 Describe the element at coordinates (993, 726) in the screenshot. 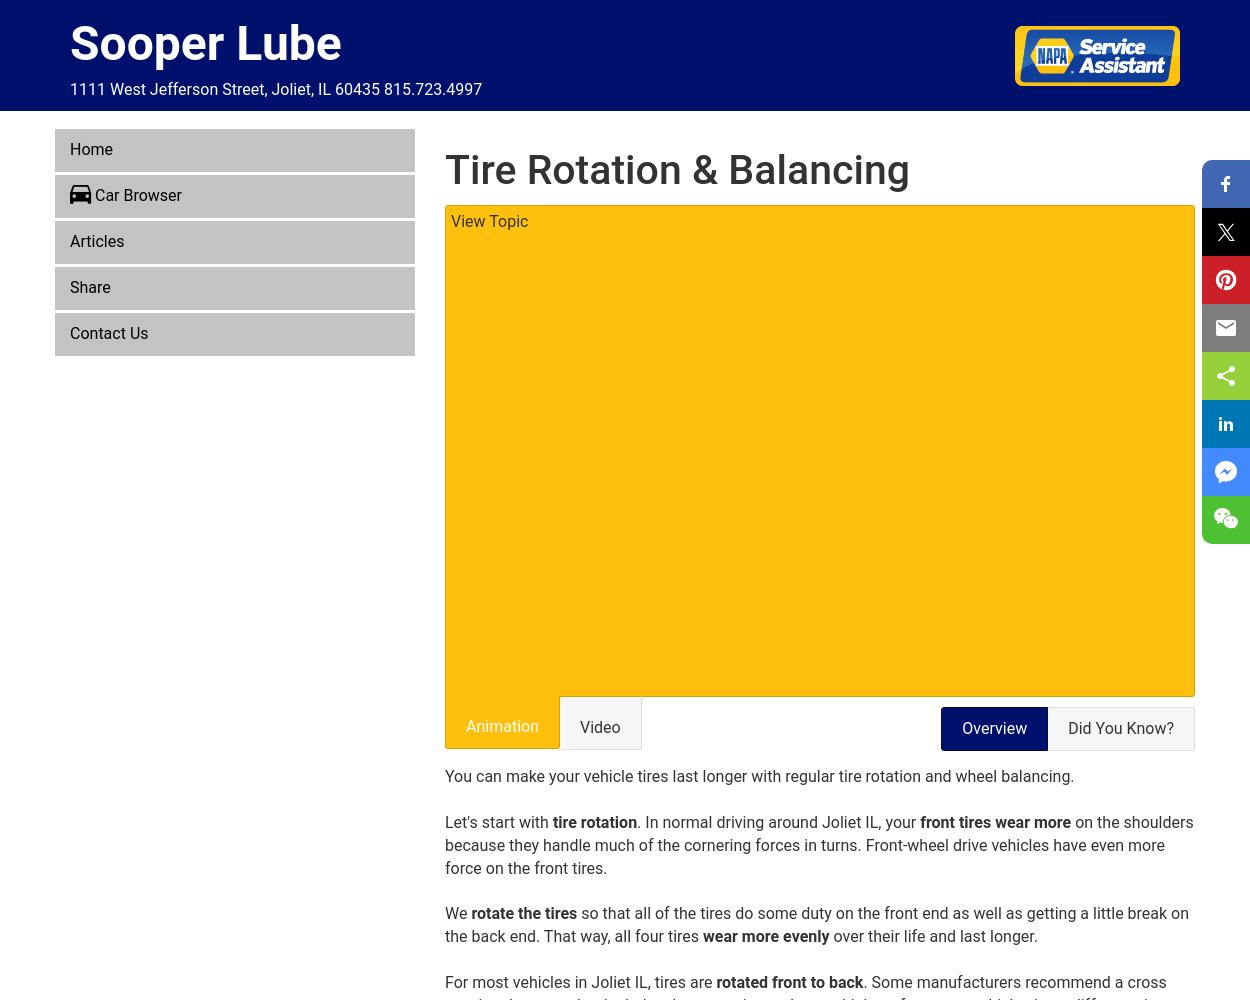

I see `'Overview'` at that location.